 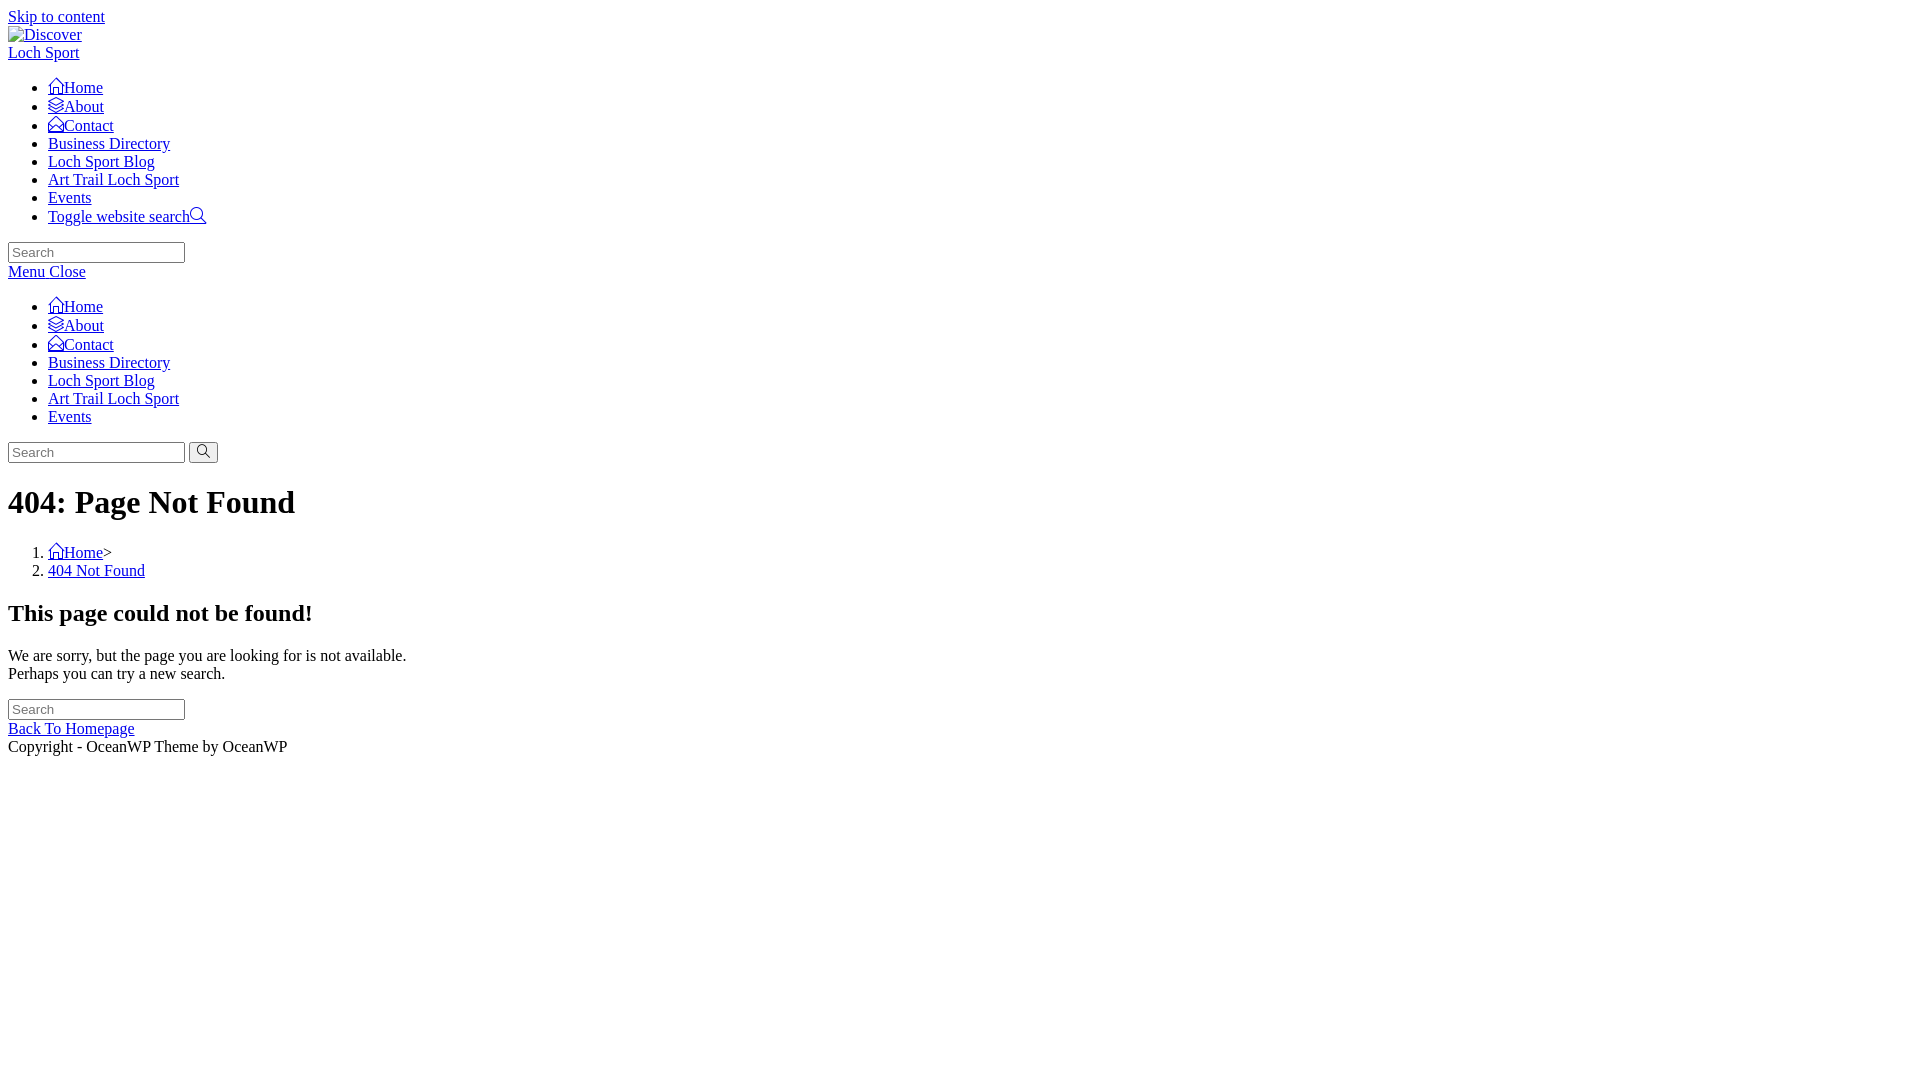 What do you see at coordinates (47, 271) in the screenshot?
I see `'Menu Close'` at bounding box center [47, 271].